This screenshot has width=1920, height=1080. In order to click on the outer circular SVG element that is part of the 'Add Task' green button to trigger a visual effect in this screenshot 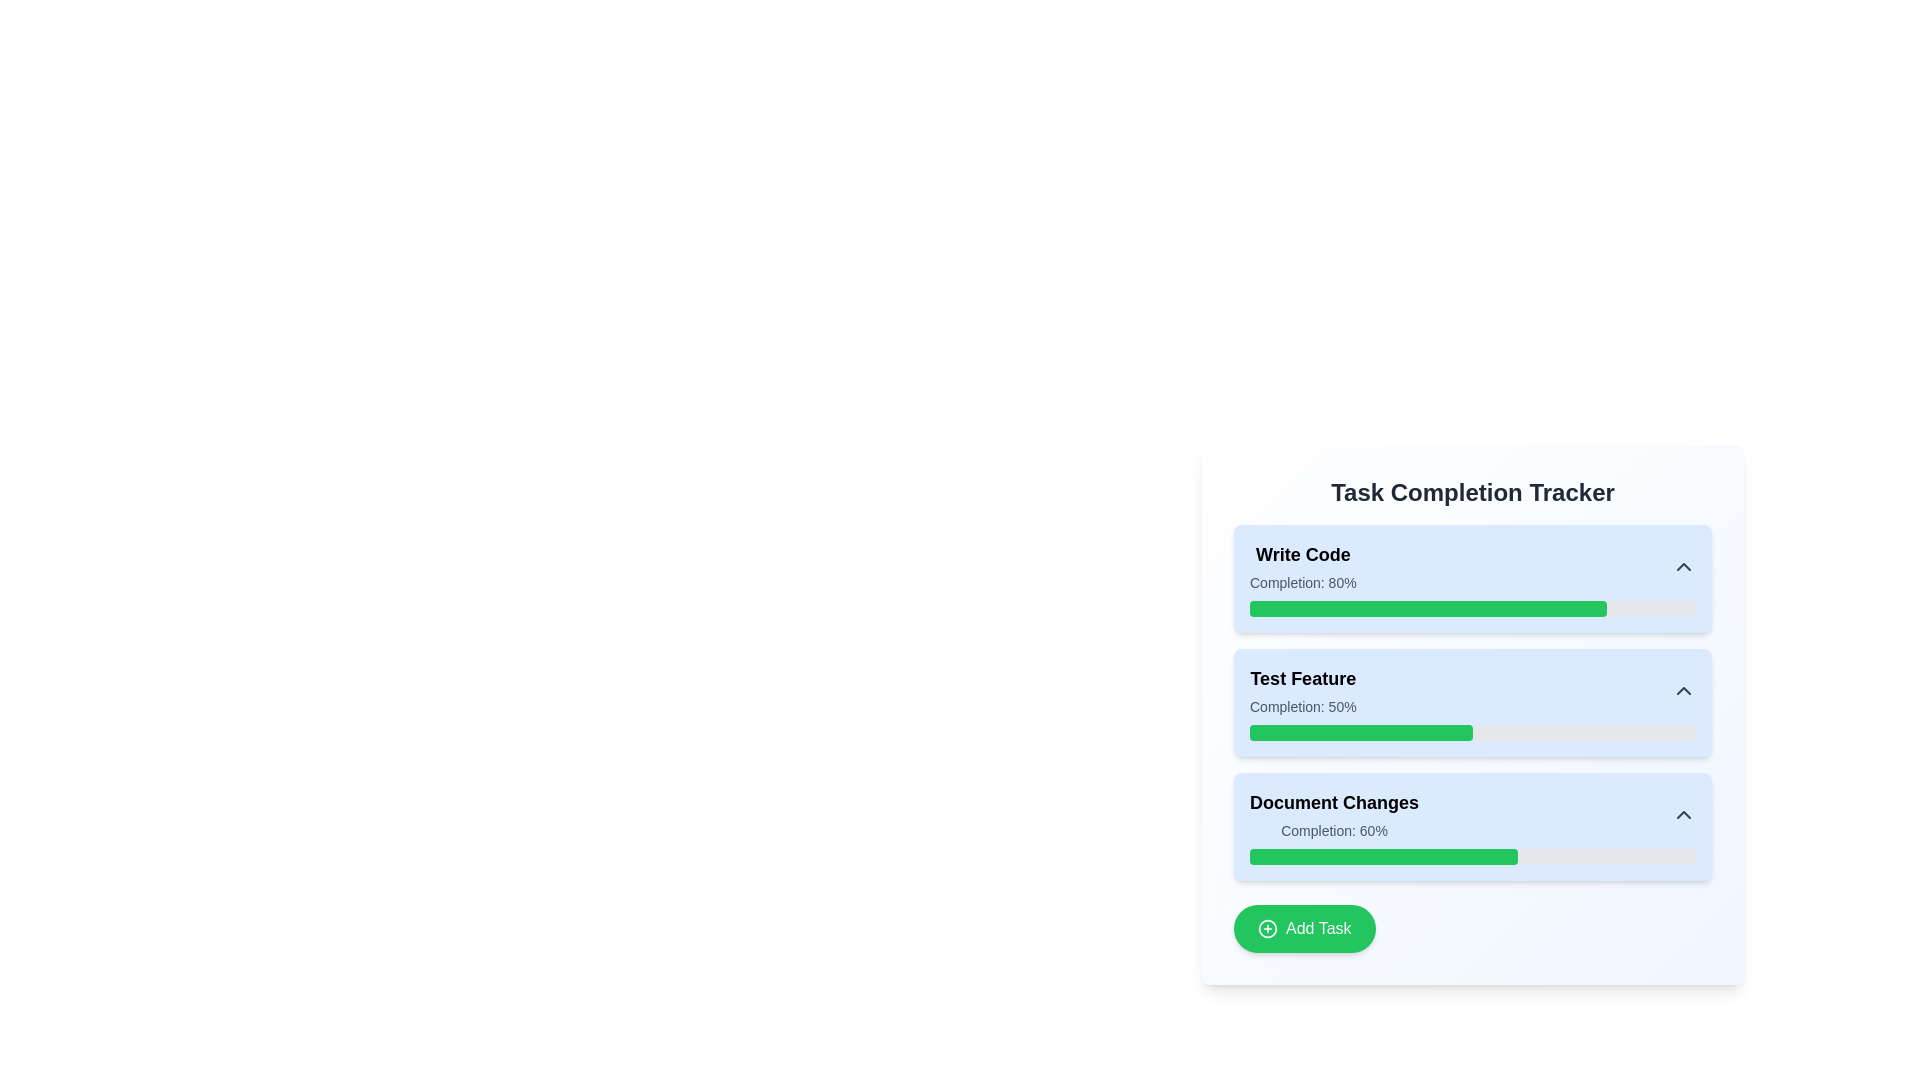, I will do `click(1266, 929)`.